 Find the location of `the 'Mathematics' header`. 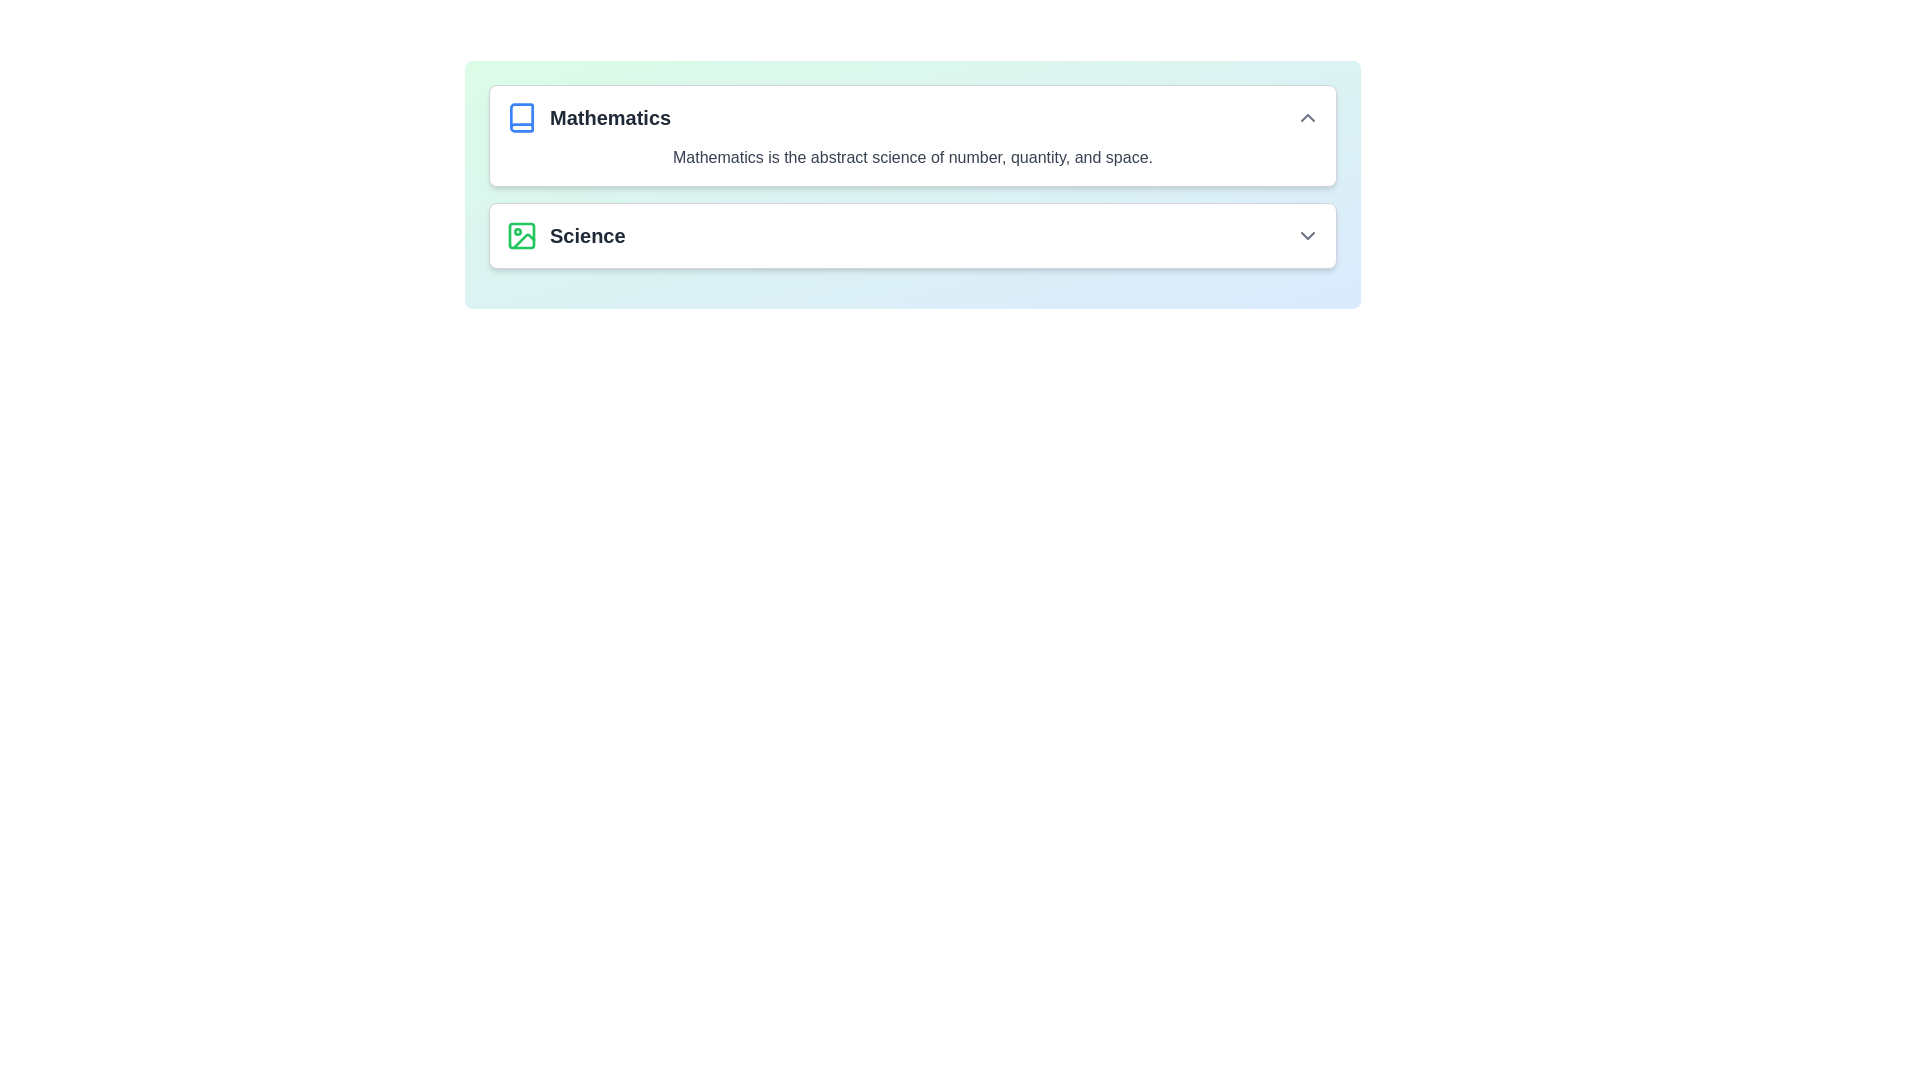

the 'Mathematics' header is located at coordinates (587, 118).